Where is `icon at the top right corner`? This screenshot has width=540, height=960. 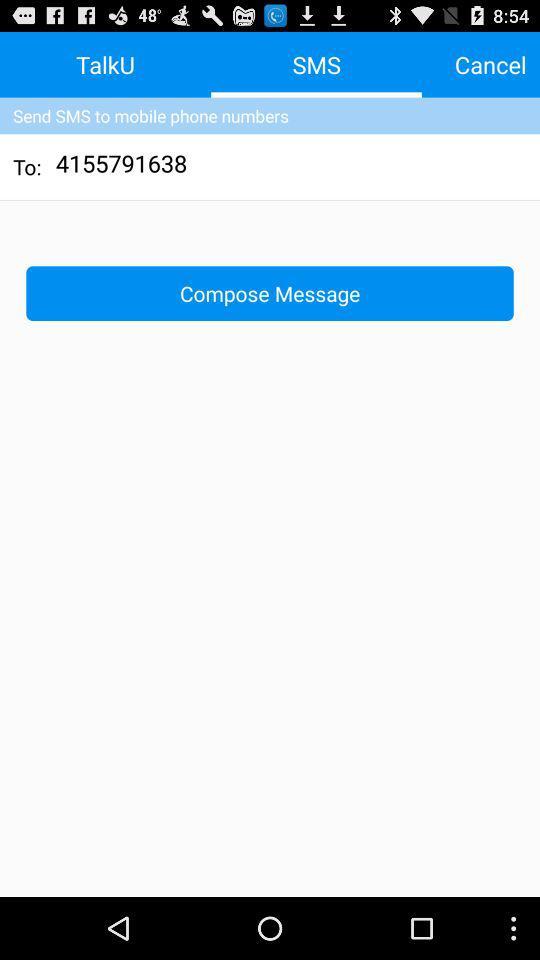 icon at the top right corner is located at coordinates (489, 64).